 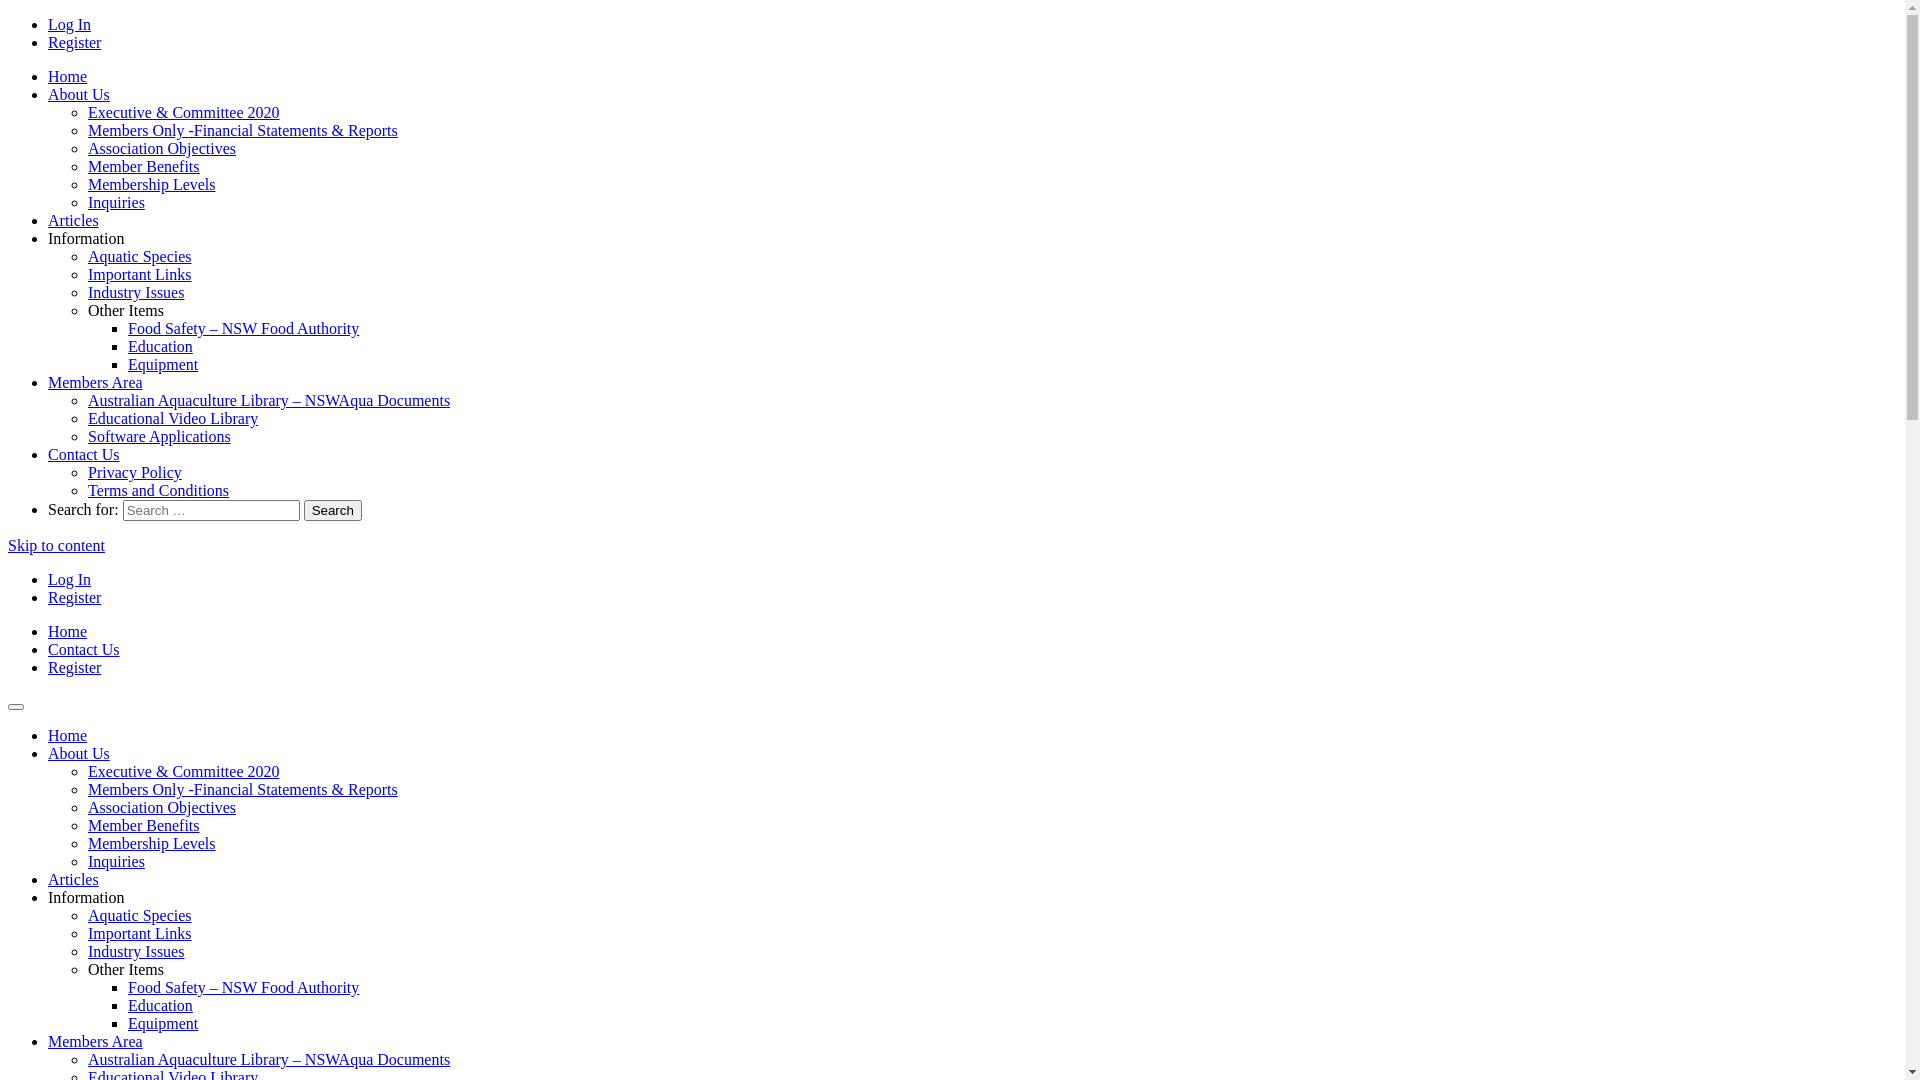 What do you see at coordinates (158, 435) in the screenshot?
I see `'Software Applications'` at bounding box center [158, 435].